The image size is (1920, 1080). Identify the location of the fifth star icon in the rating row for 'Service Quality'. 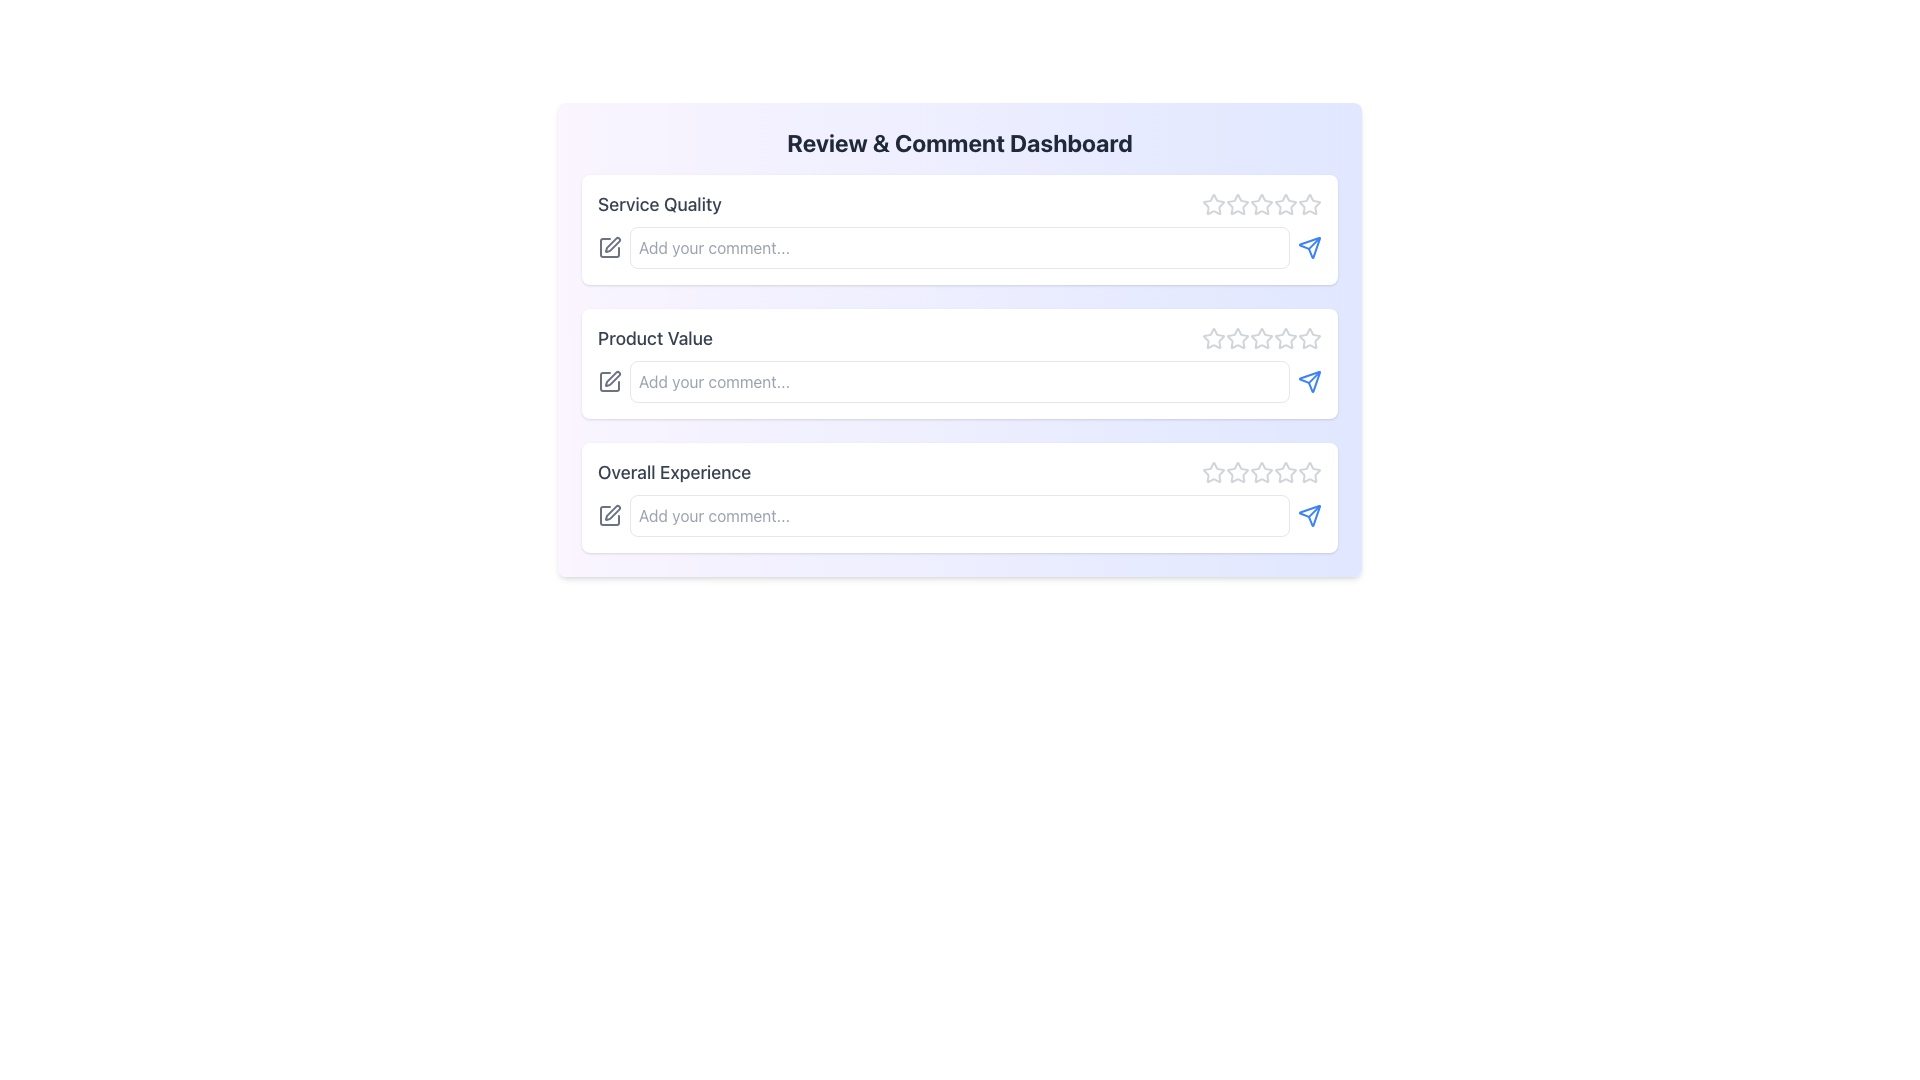
(1310, 204).